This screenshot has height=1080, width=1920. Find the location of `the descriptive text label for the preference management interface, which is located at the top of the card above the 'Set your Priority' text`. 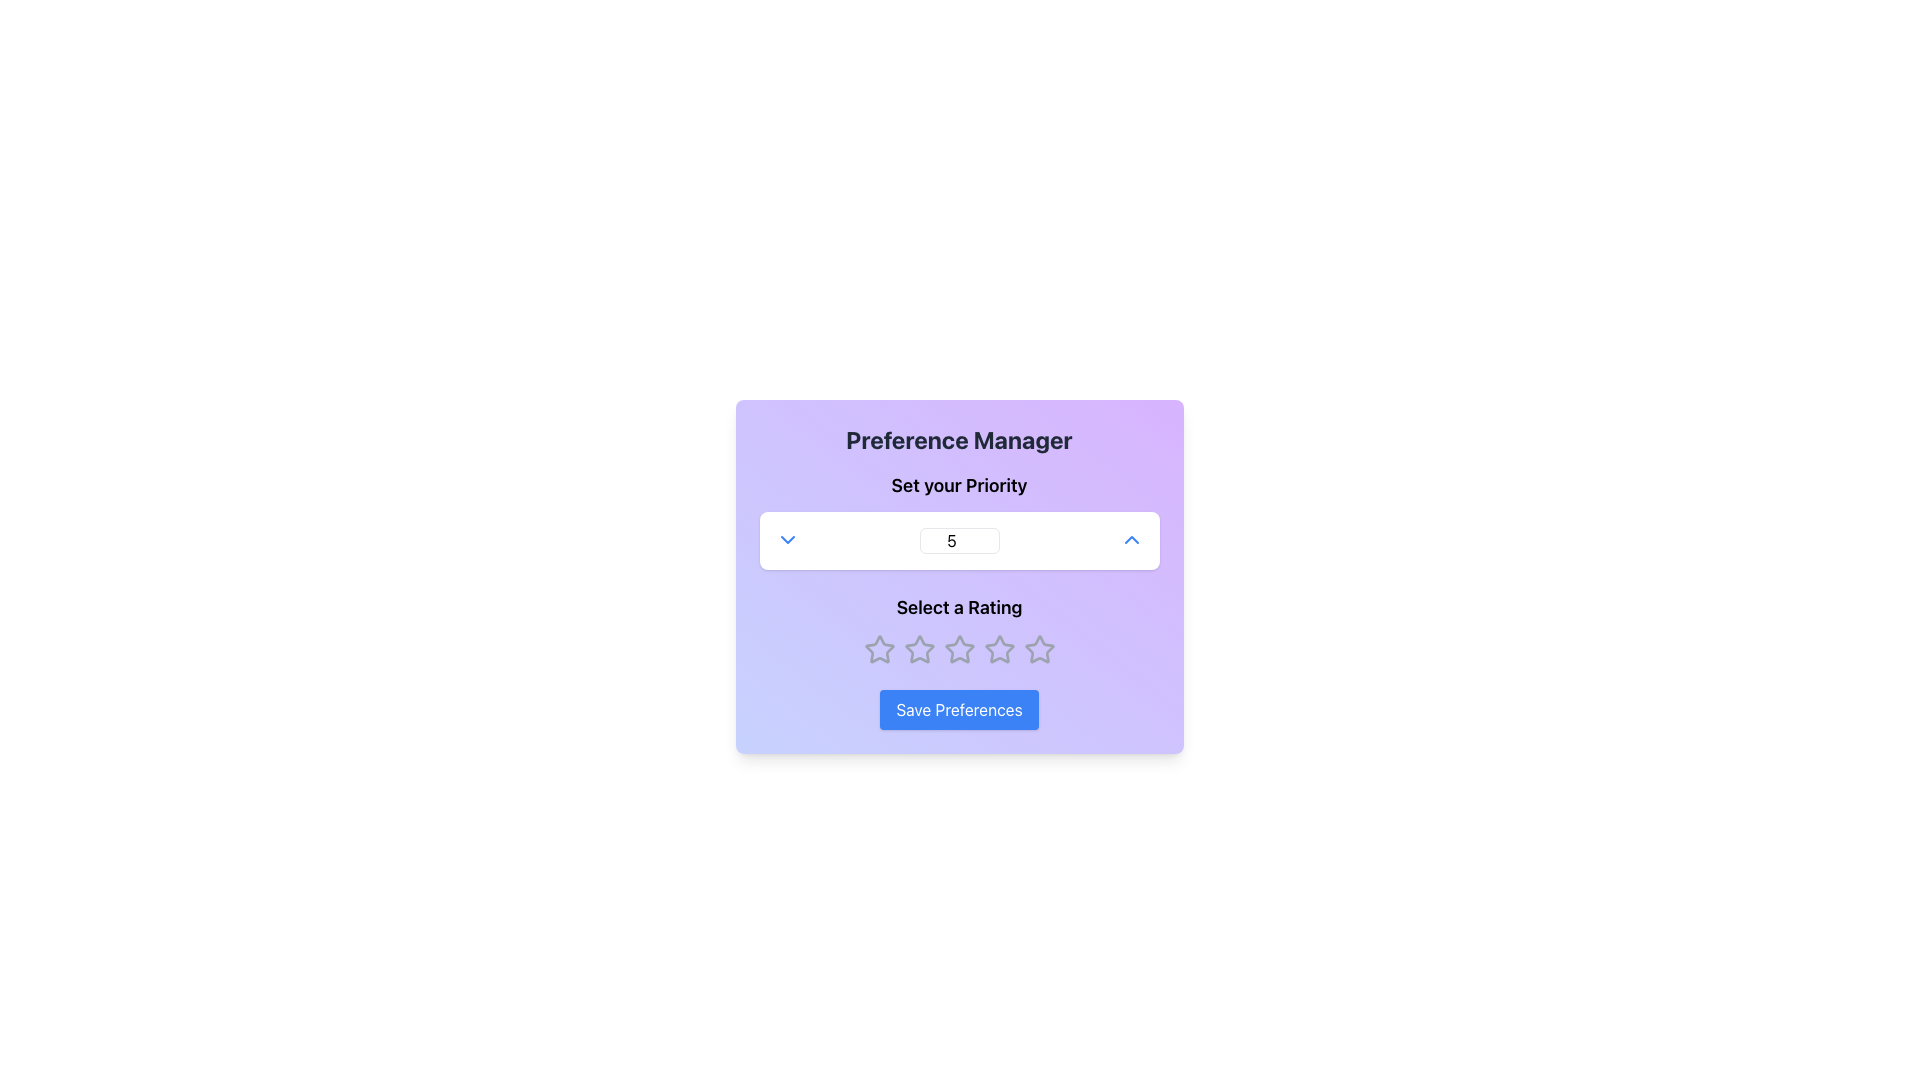

the descriptive text label for the preference management interface, which is located at the top of the card above the 'Set your Priority' text is located at coordinates (958, 438).